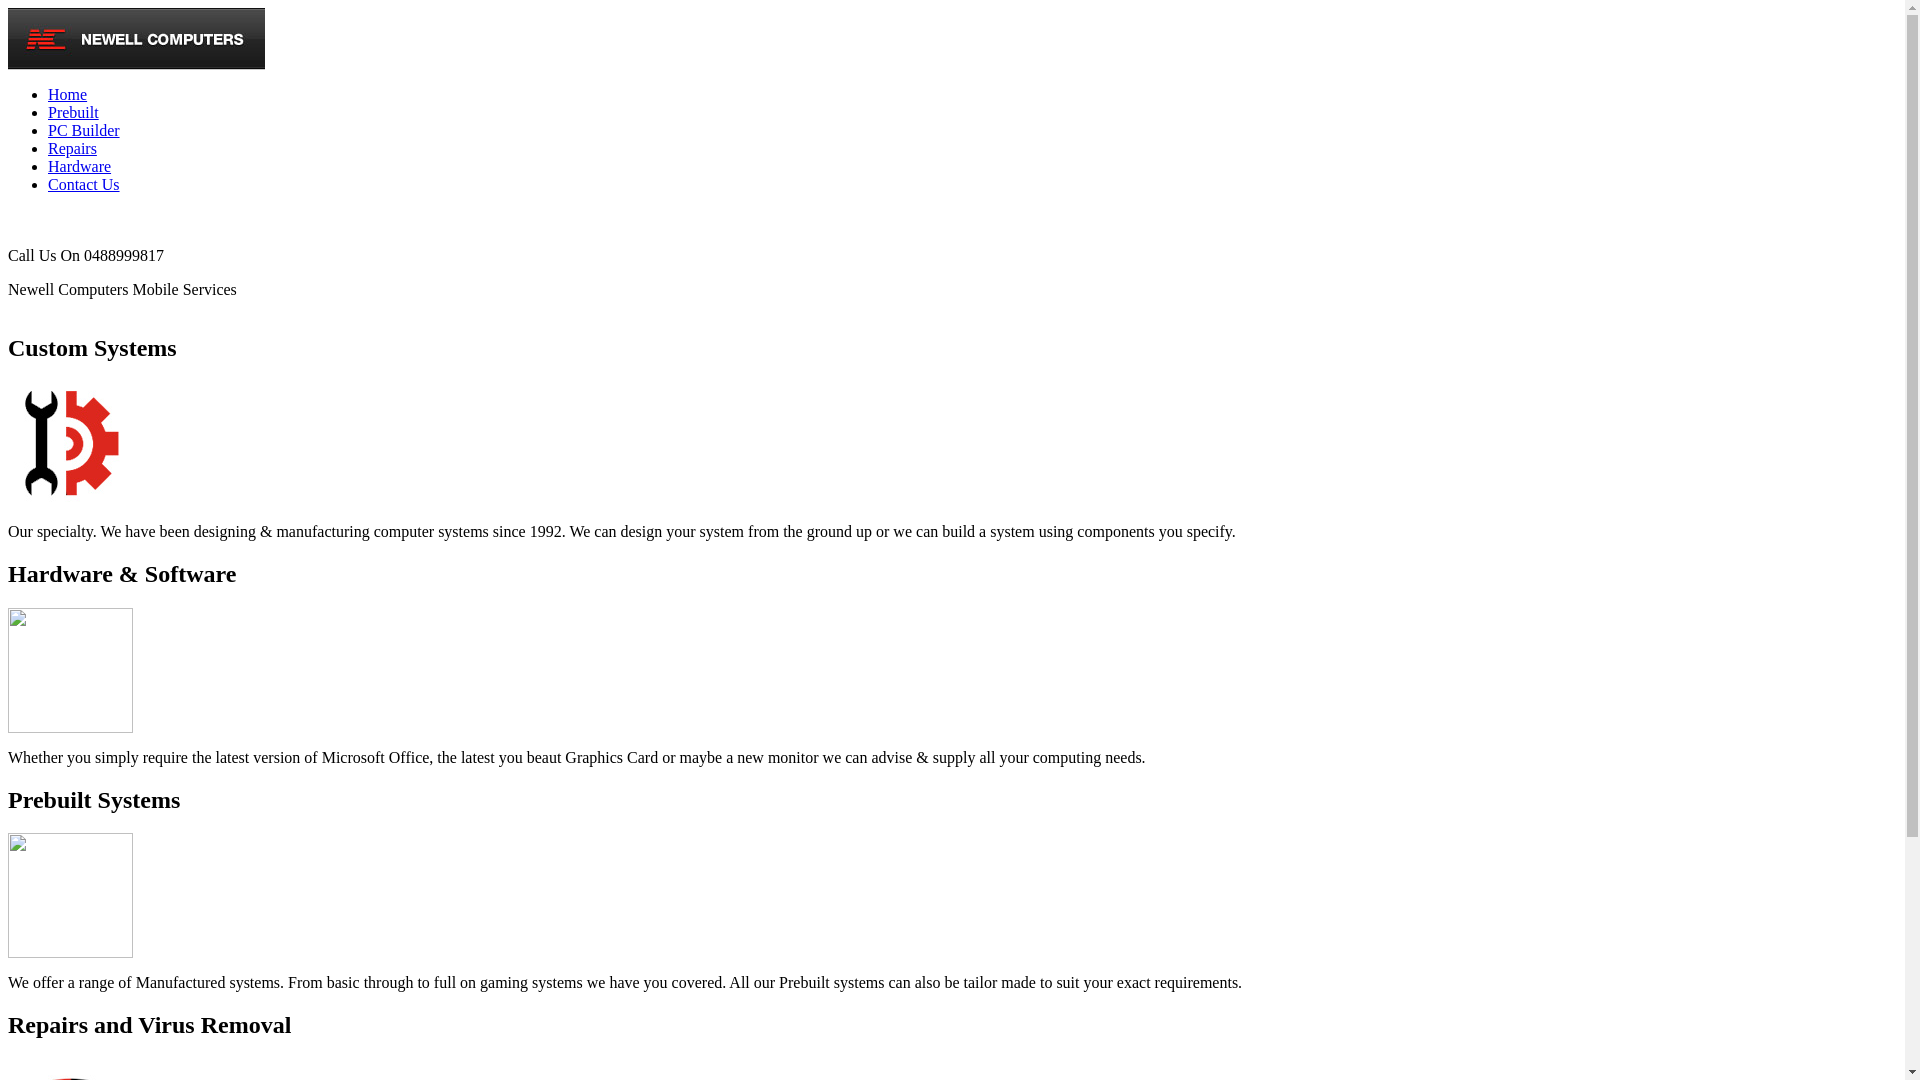 The image size is (1920, 1080). I want to click on 'Home', so click(67, 94).